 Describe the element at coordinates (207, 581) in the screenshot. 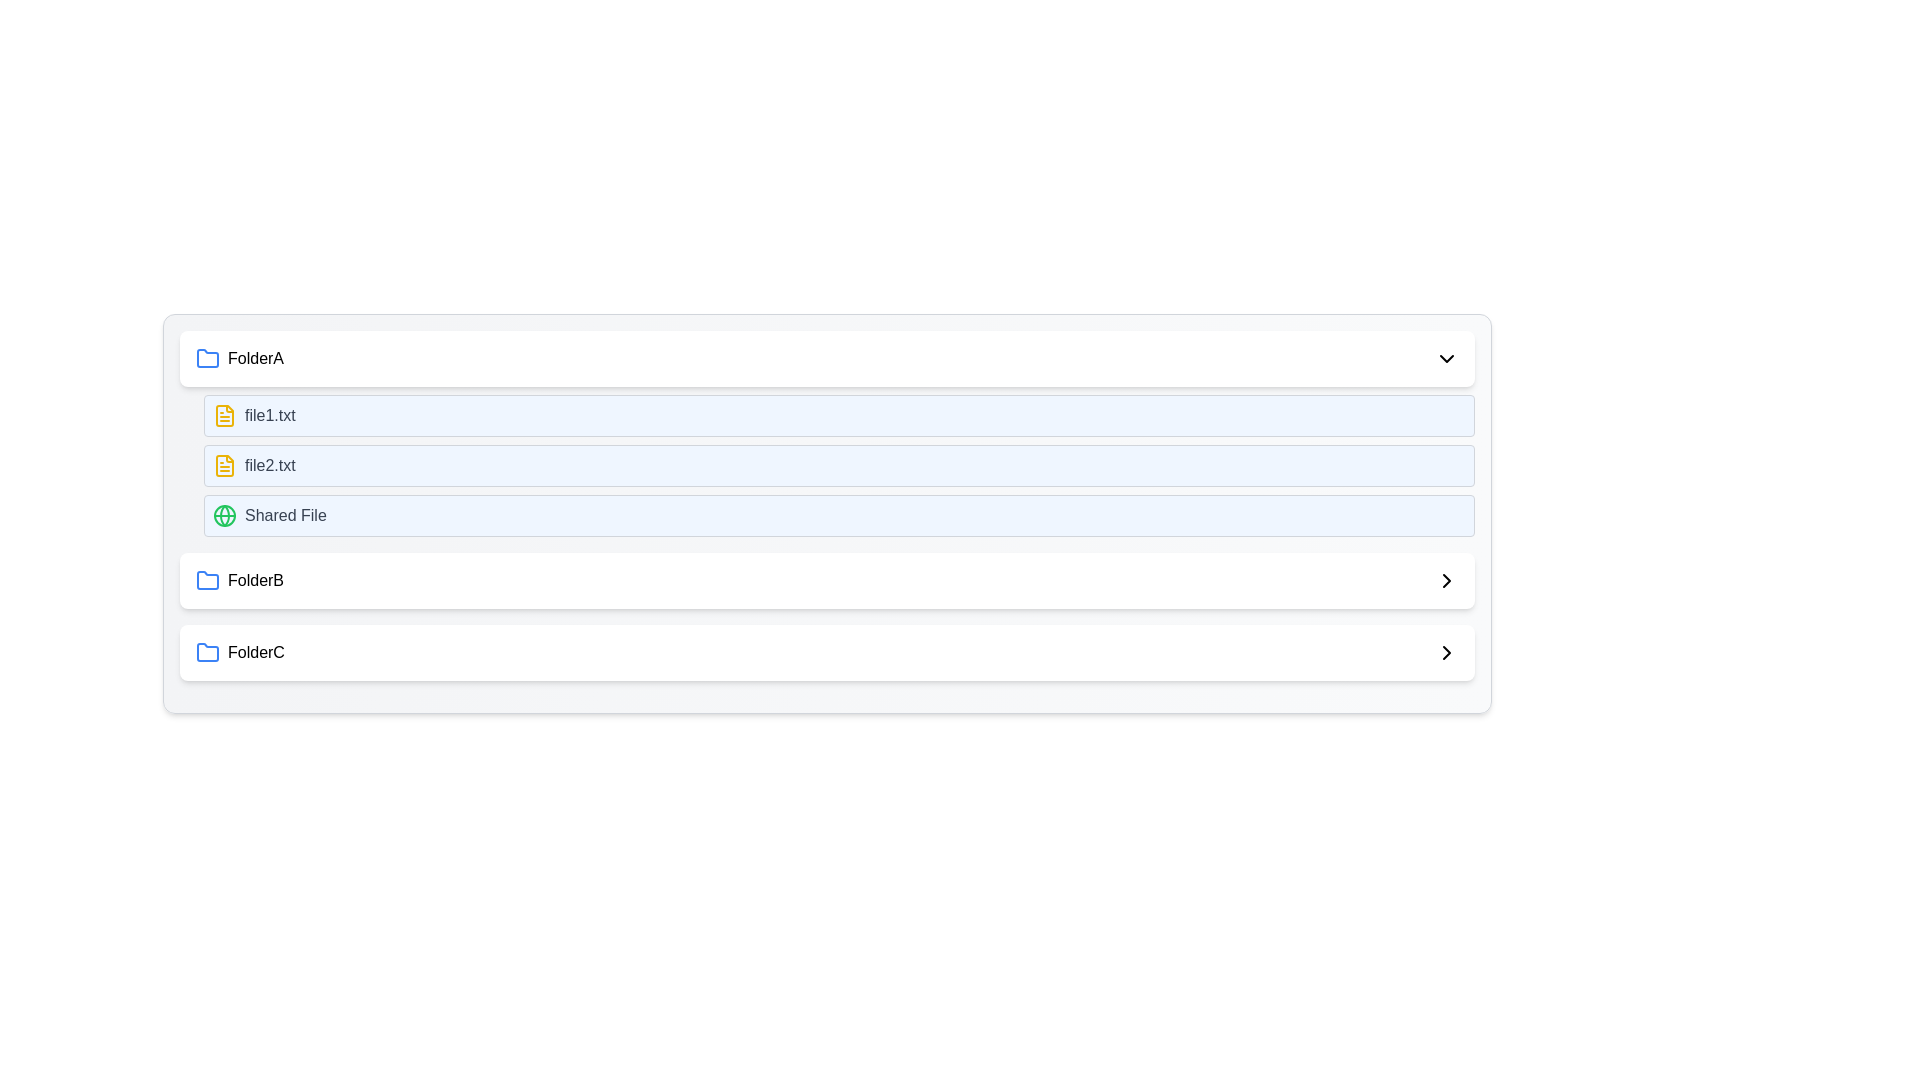

I see `the folder icon located to the left of the text label 'FolderB' in the second displayed folder group` at that location.